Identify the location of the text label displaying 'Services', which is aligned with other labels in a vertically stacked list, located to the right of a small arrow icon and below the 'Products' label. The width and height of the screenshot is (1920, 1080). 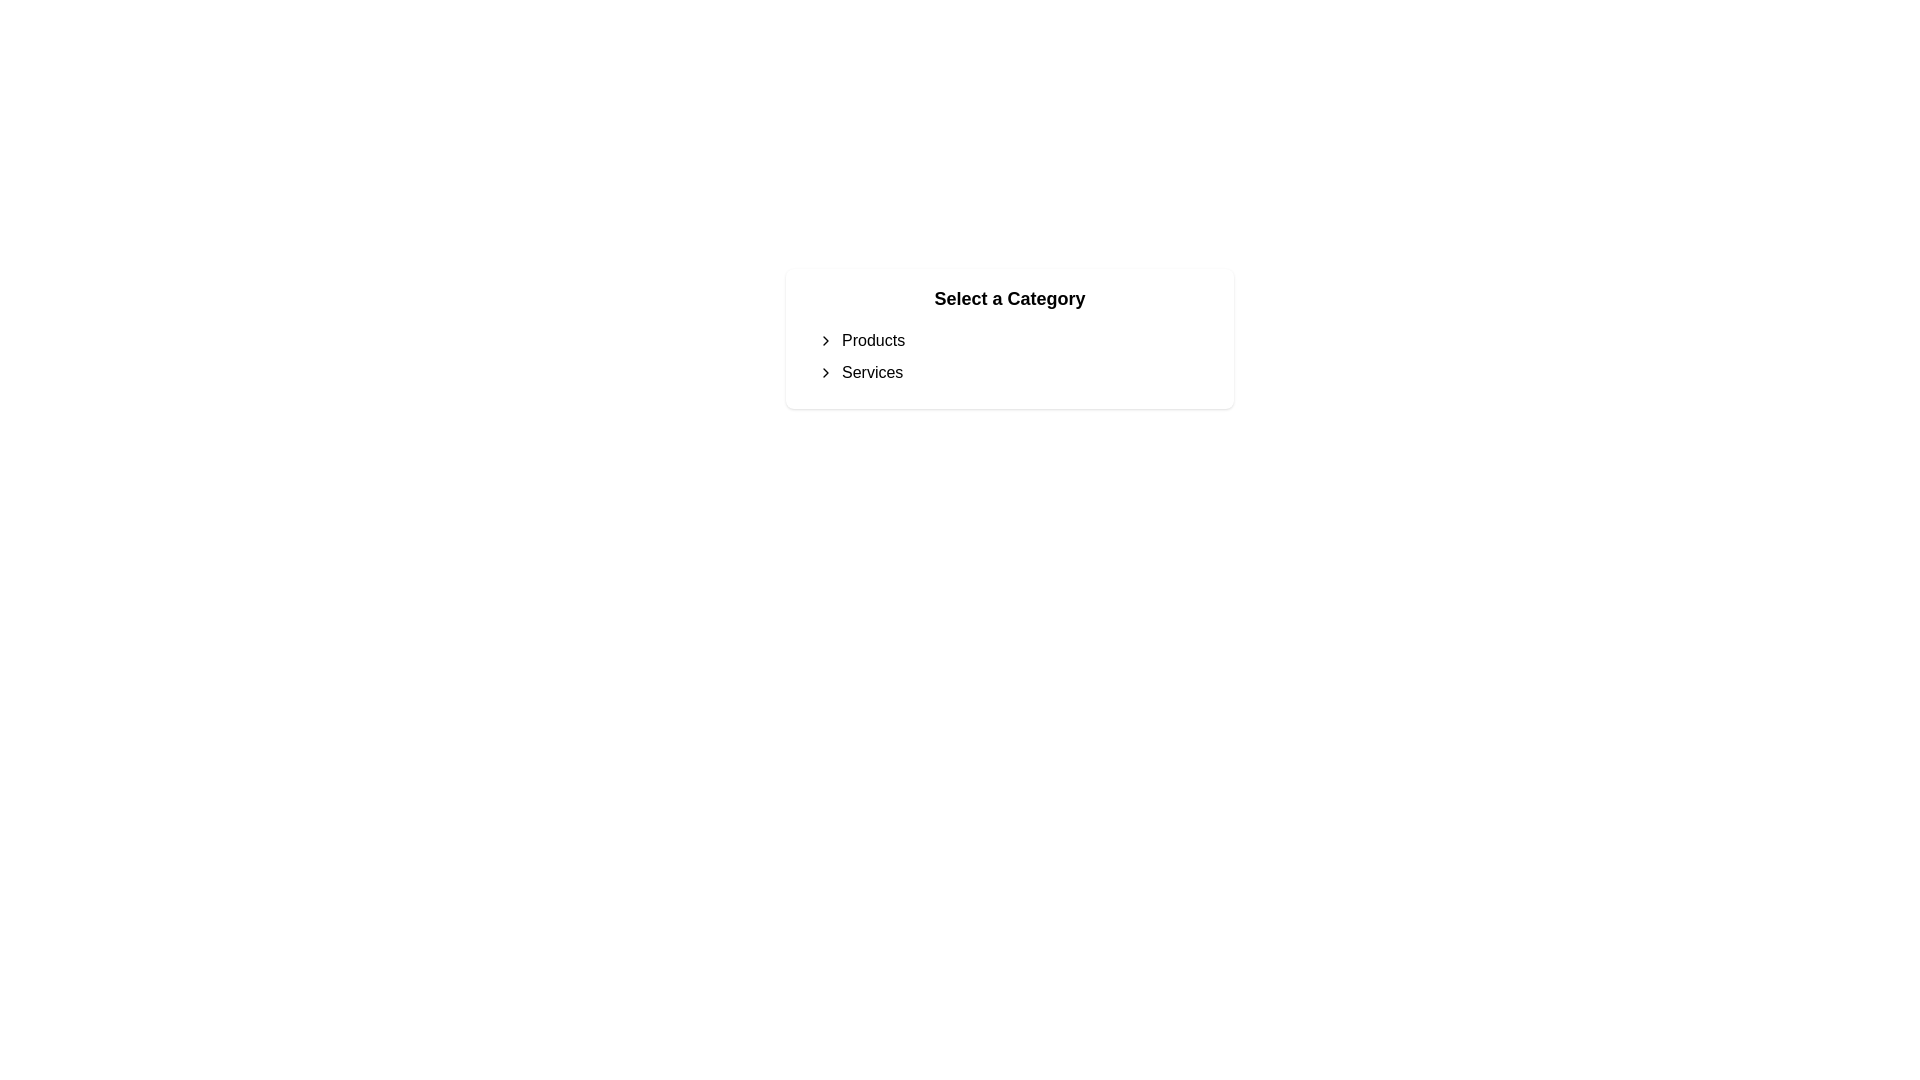
(872, 373).